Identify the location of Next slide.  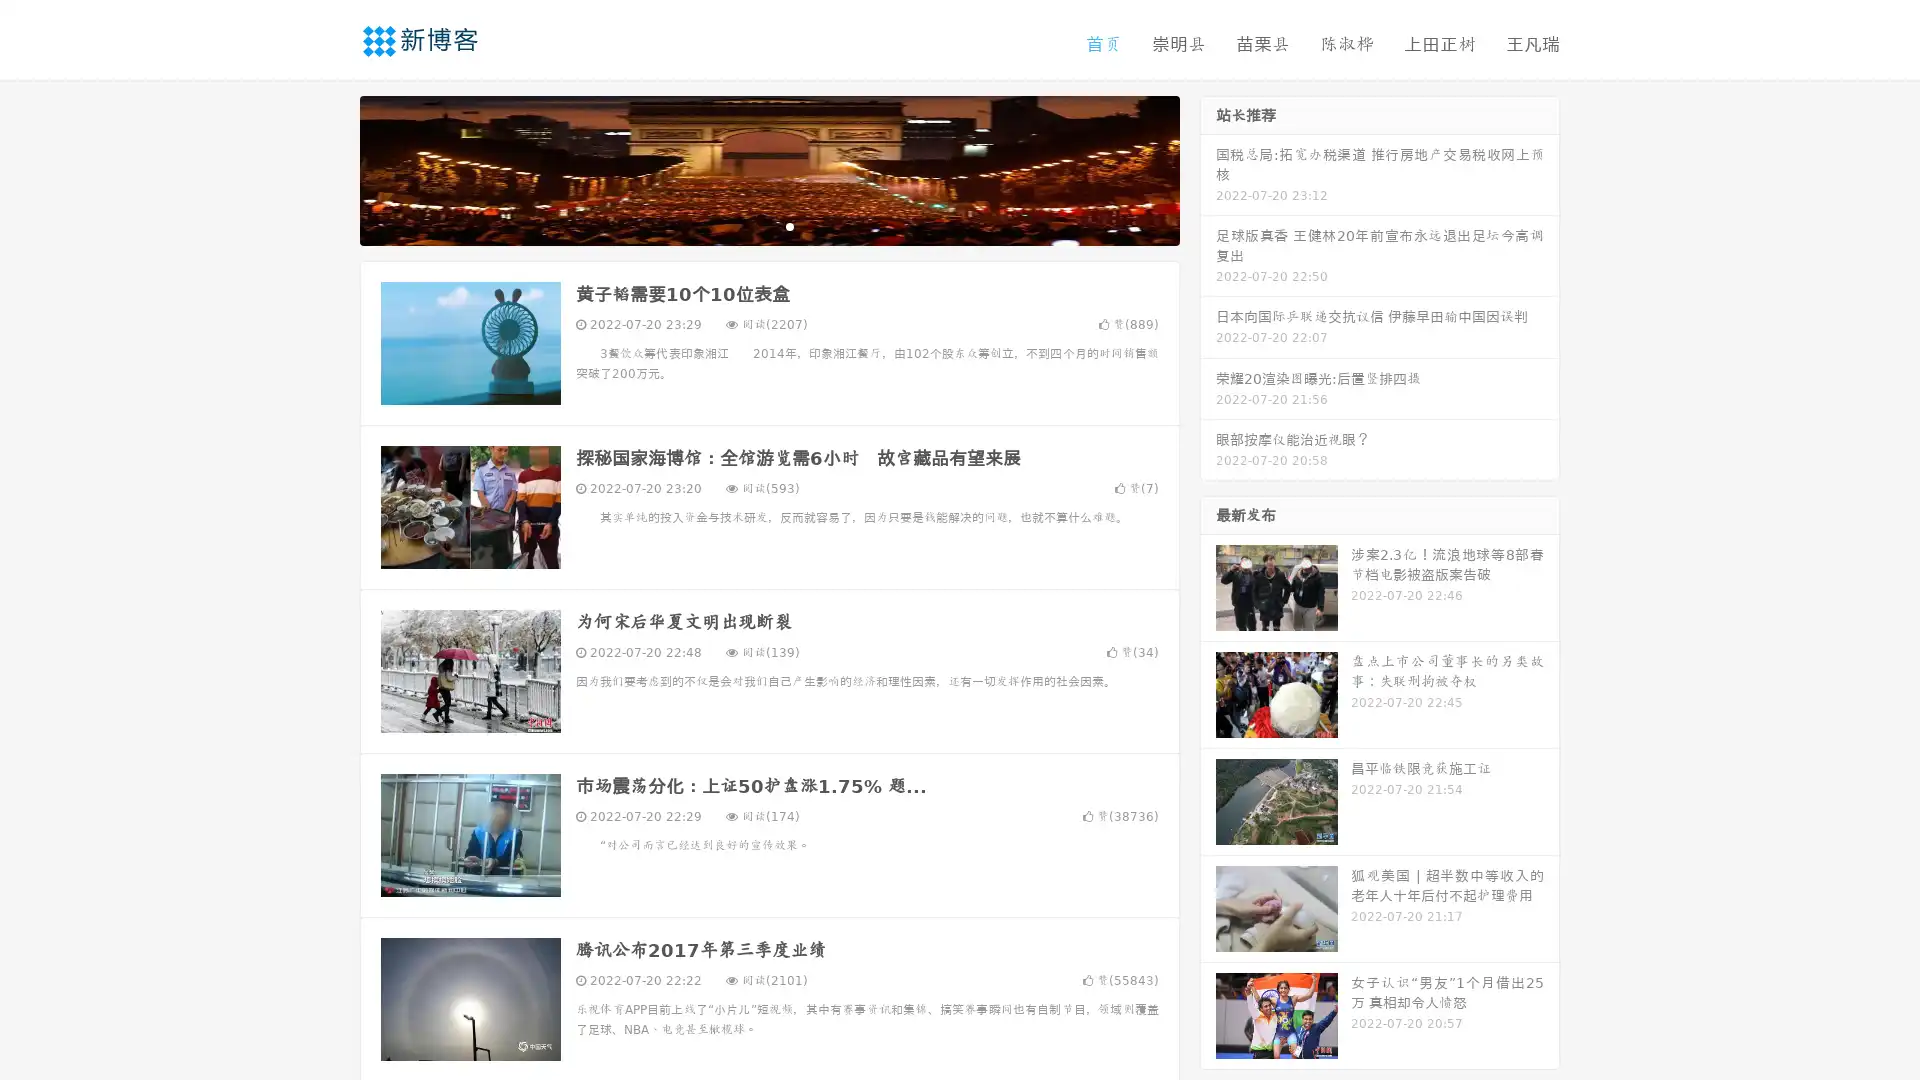
(1208, 168).